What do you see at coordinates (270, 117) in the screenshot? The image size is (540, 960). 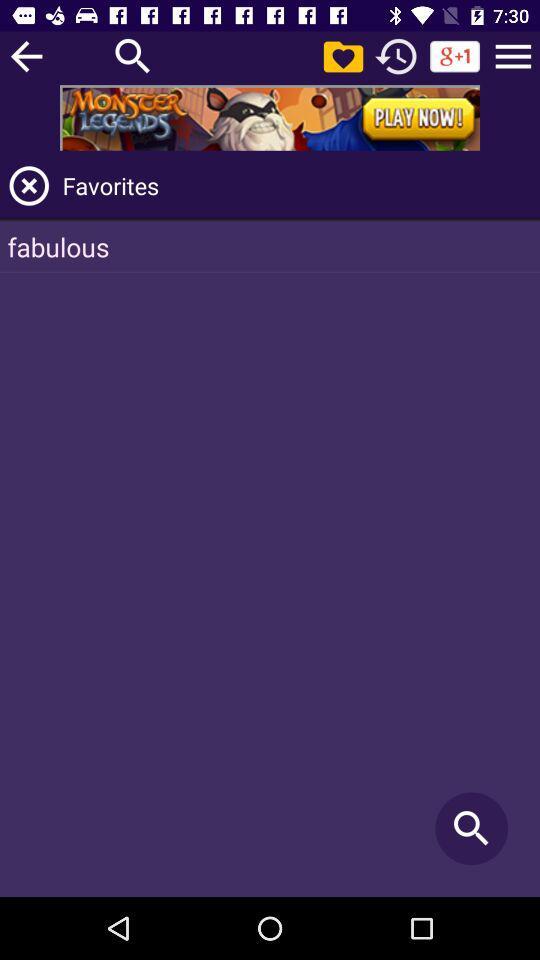 I see `advertisement` at bounding box center [270, 117].